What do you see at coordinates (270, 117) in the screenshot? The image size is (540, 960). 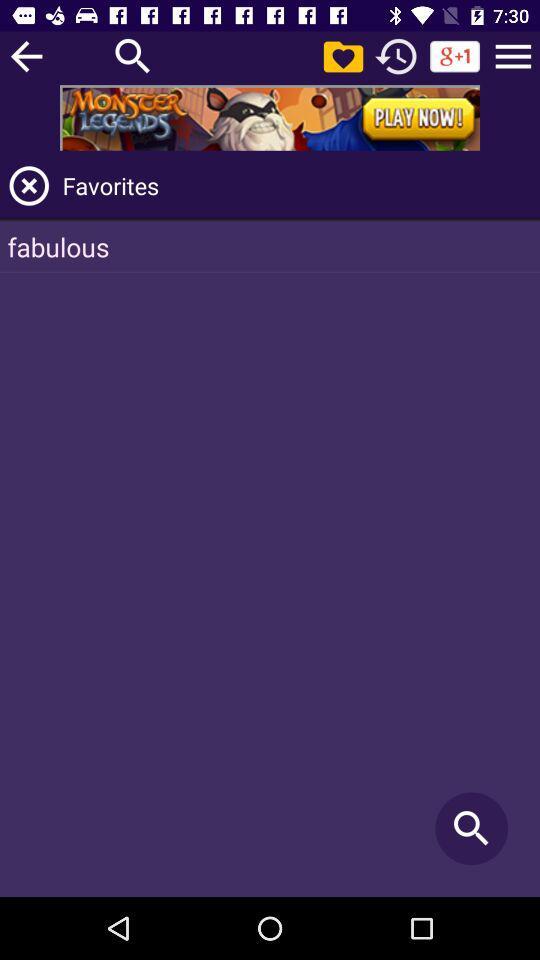 I see `advertisement` at bounding box center [270, 117].